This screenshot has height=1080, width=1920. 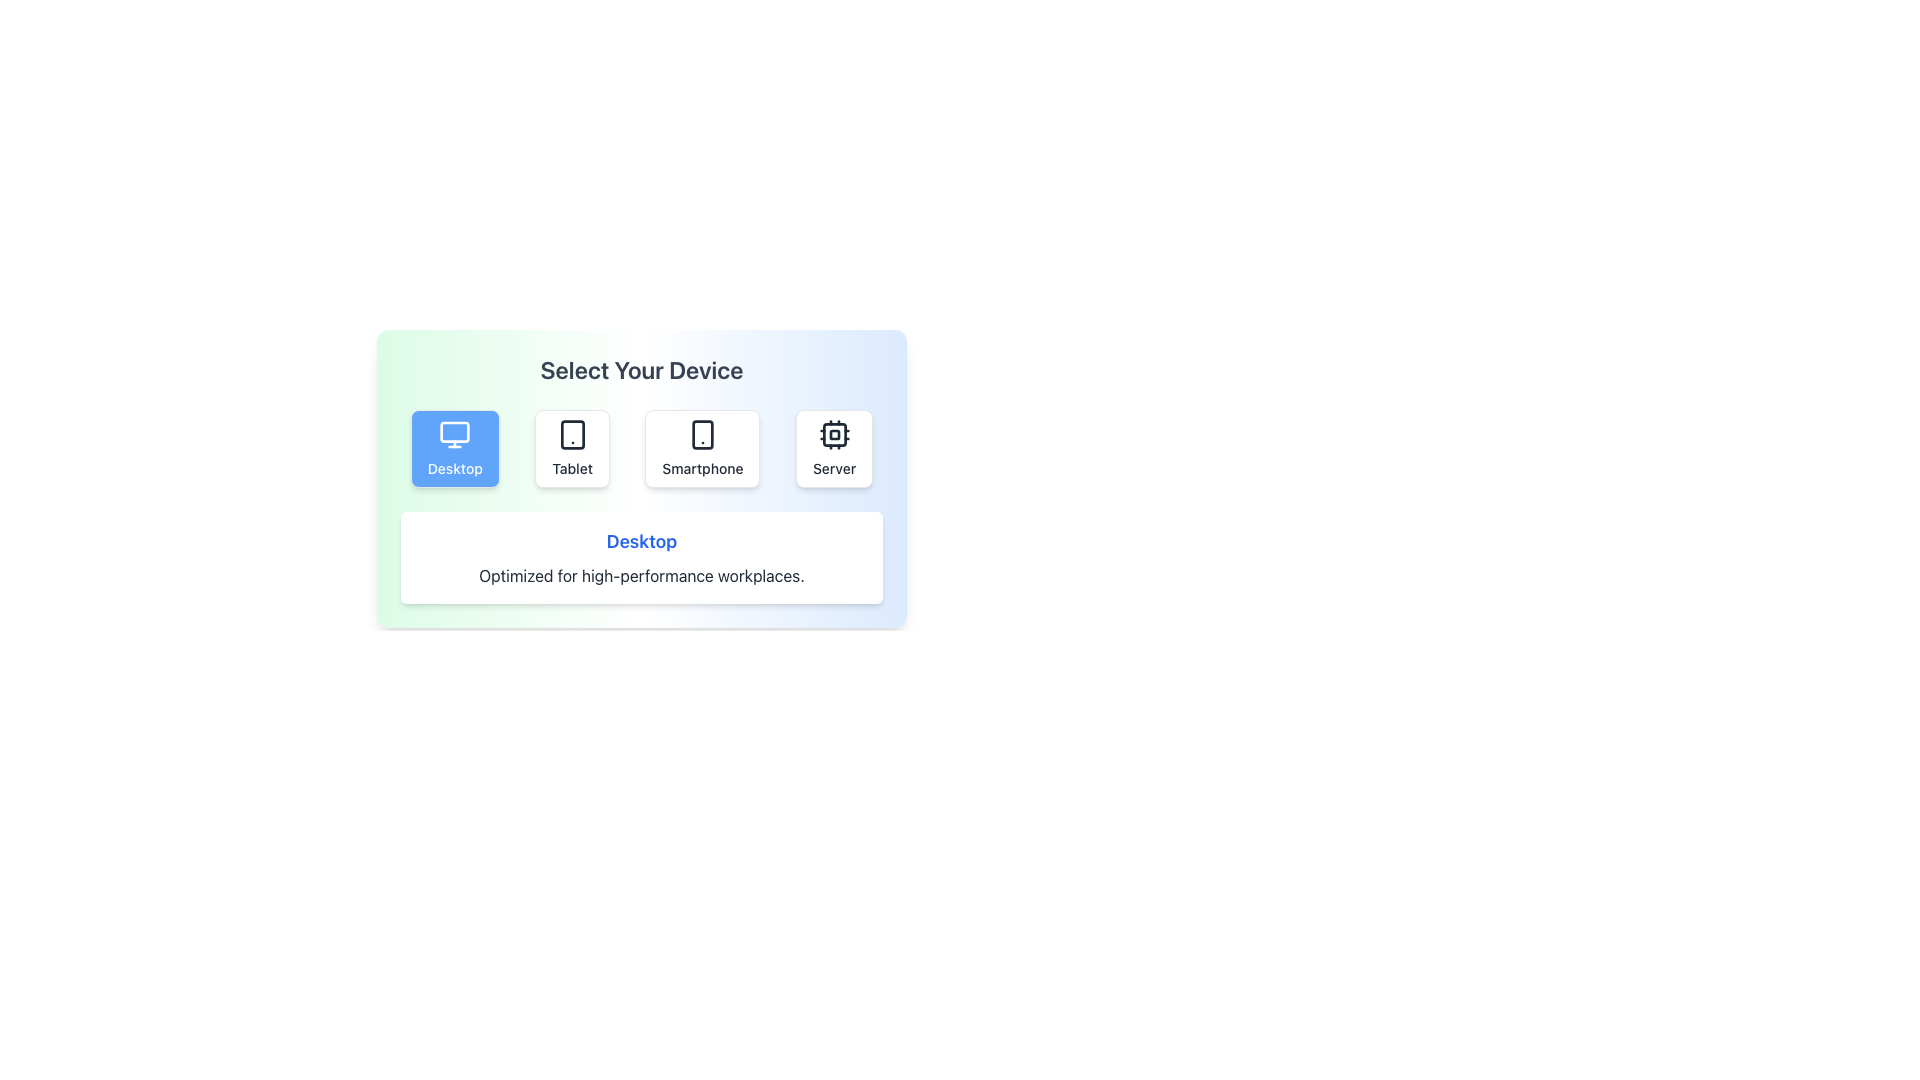 What do you see at coordinates (702, 434) in the screenshot?
I see `the smartphone icon component which visually represents the body of the smartphone in the selection interface` at bounding box center [702, 434].